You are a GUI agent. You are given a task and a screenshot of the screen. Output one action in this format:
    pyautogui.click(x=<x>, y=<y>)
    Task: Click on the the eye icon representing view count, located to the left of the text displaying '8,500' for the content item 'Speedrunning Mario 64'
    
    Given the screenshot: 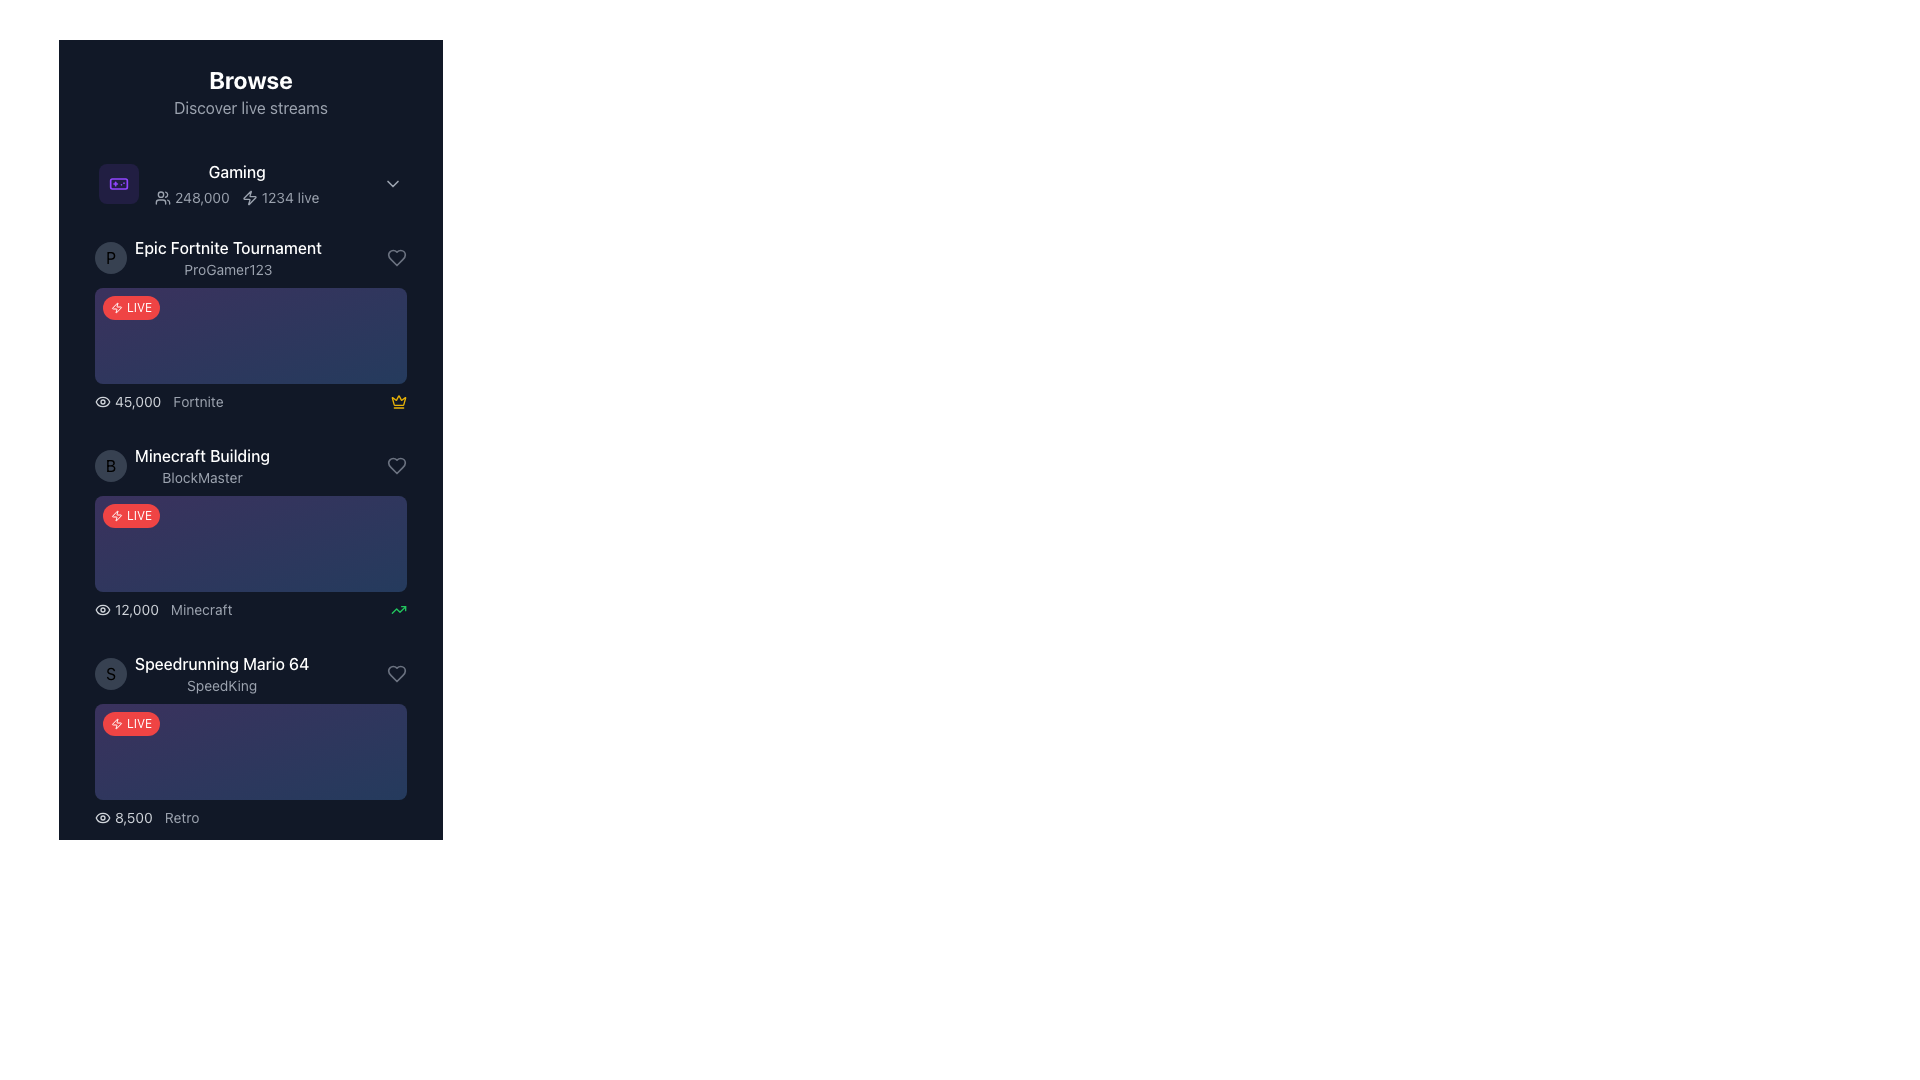 What is the action you would take?
    pyautogui.click(x=101, y=817)
    